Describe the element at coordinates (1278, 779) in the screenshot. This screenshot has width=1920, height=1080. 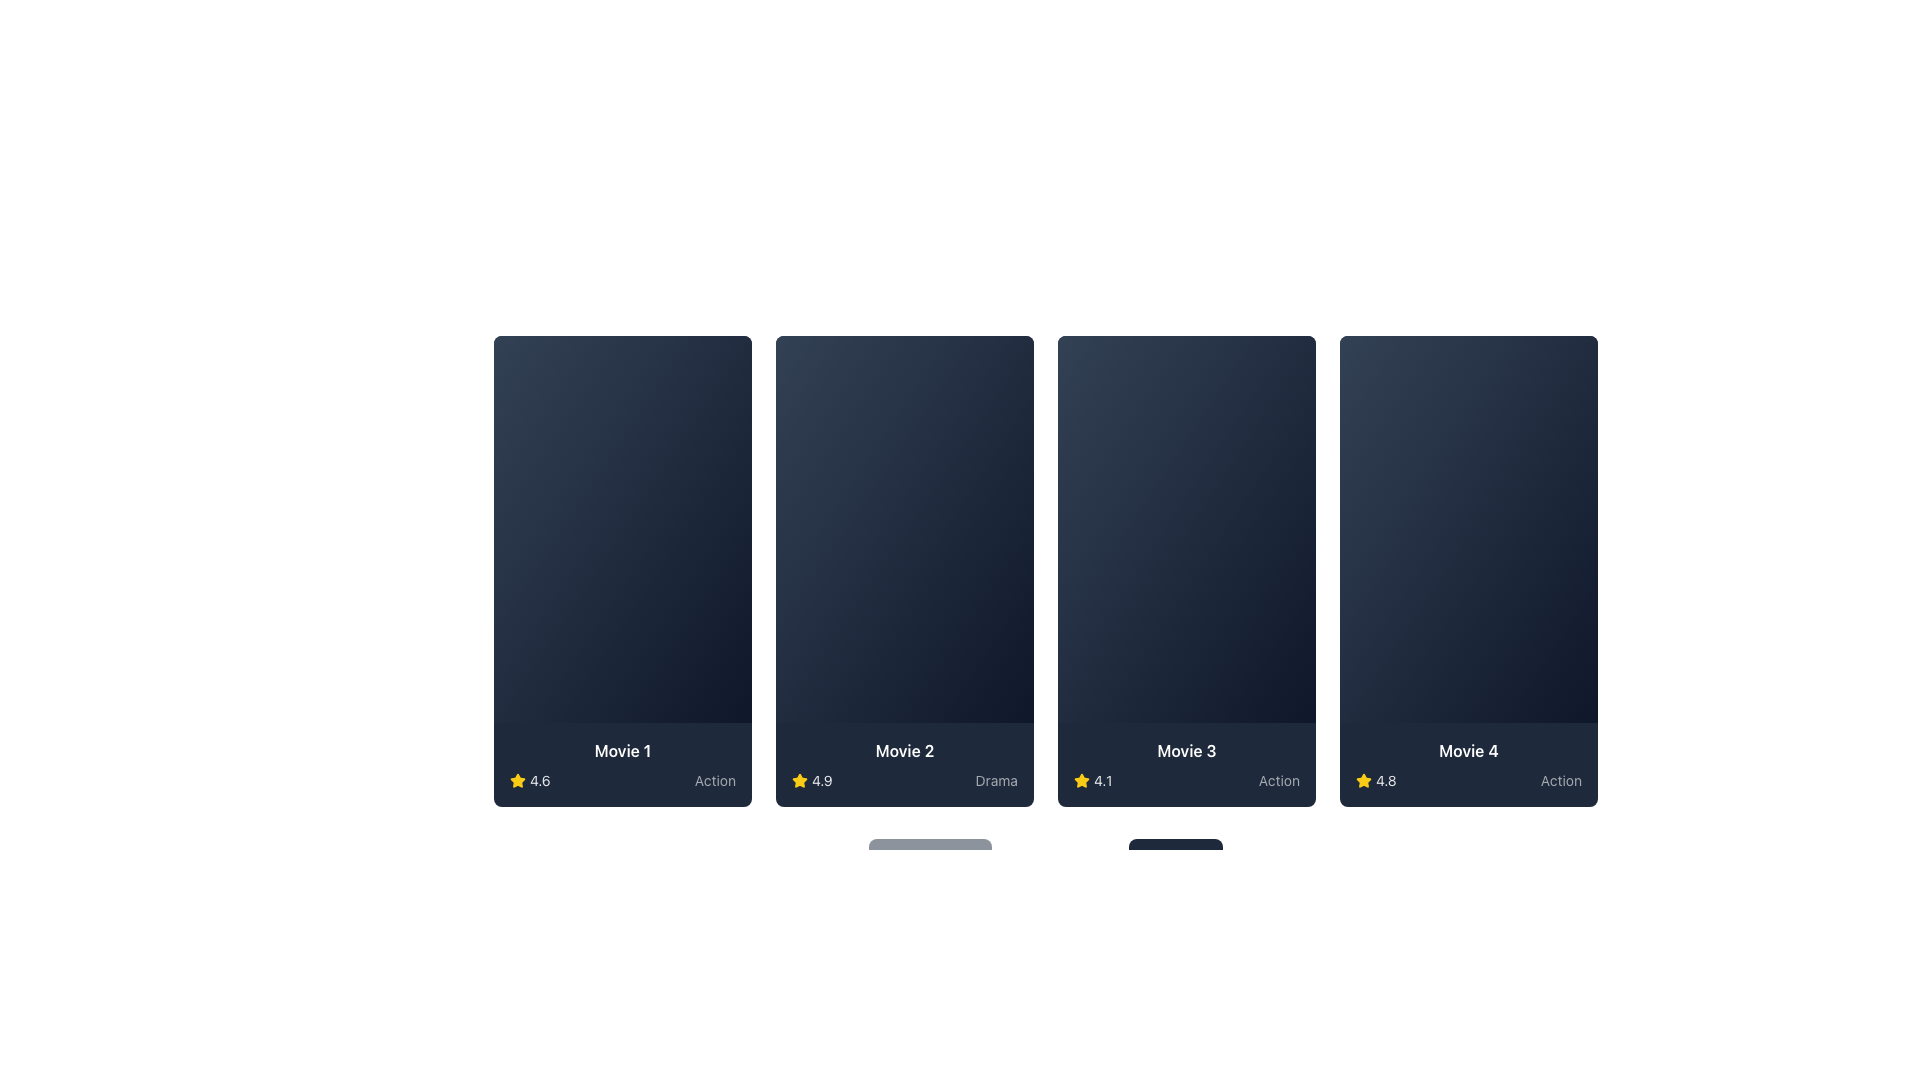
I see `the text label displaying 'Action' located at the bottom-right of the 'Movie 3' card` at that location.